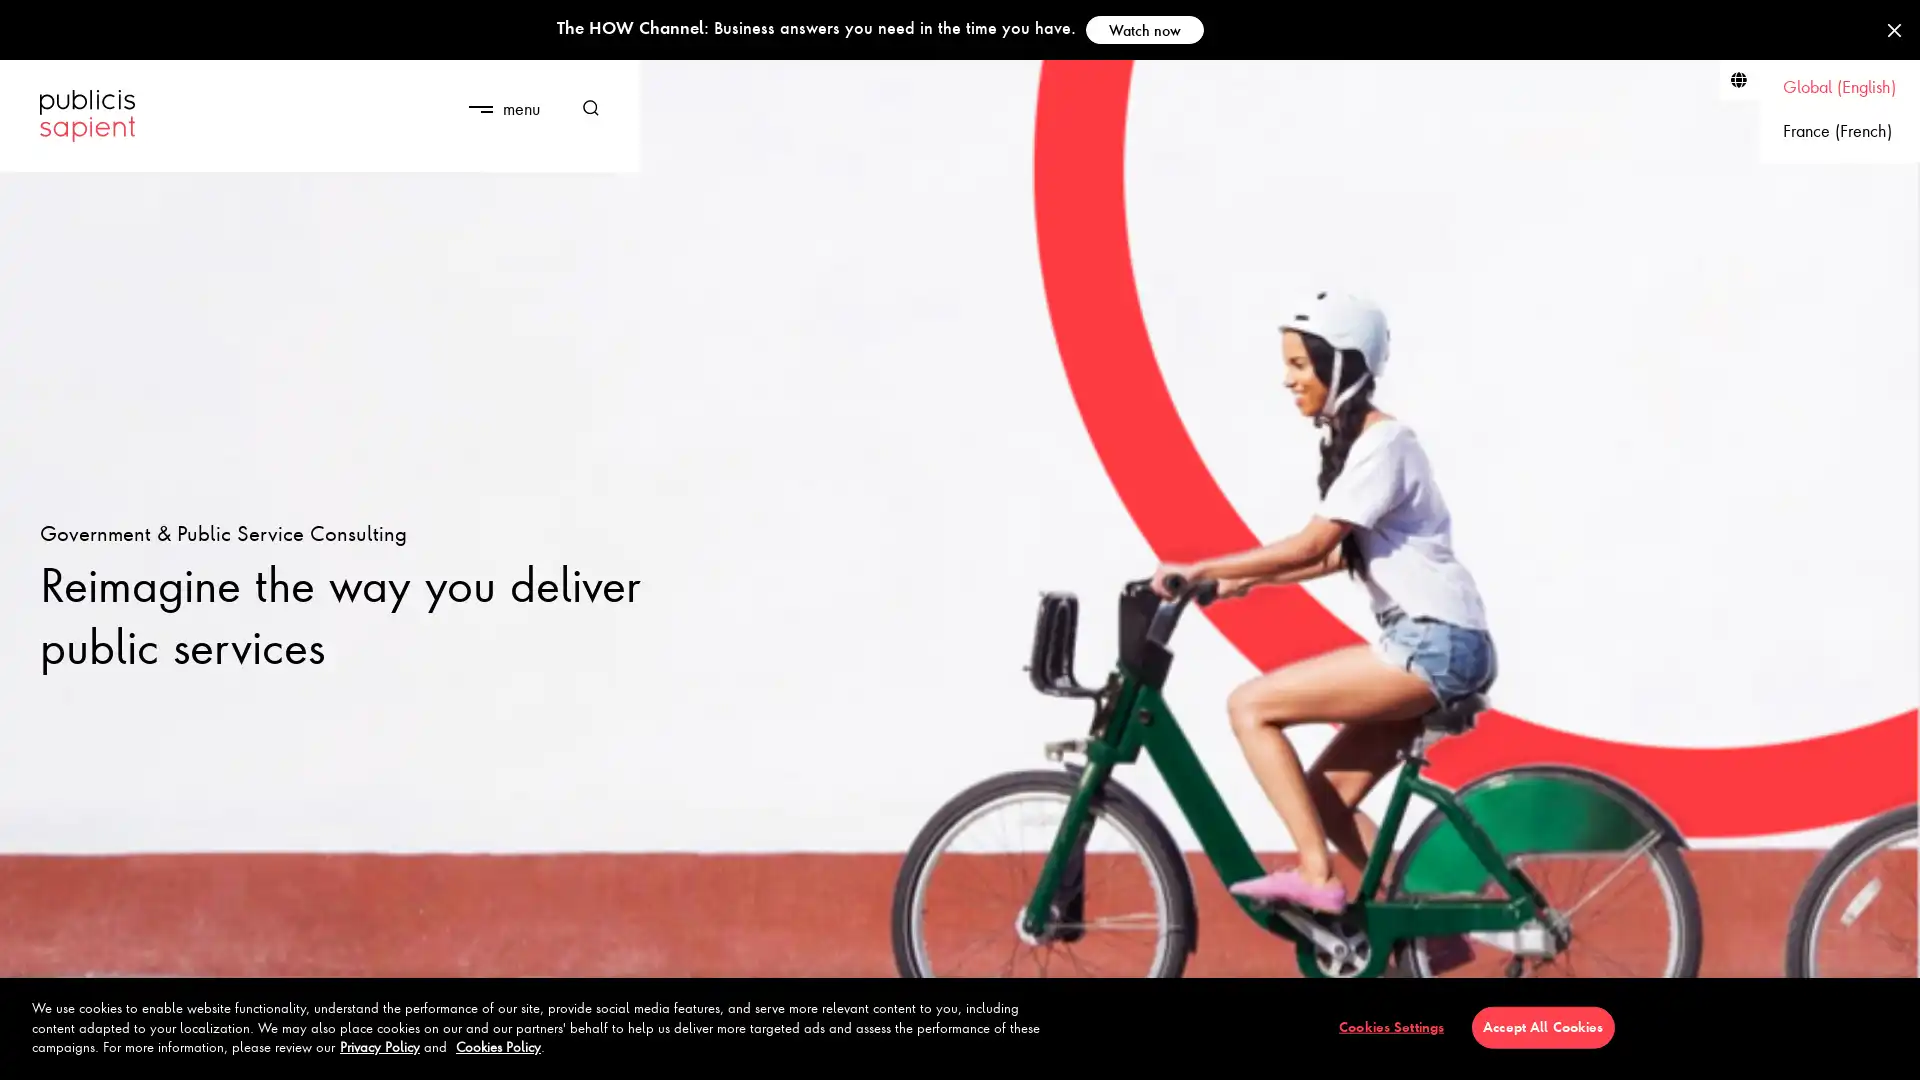  I want to click on menu, so click(503, 108).